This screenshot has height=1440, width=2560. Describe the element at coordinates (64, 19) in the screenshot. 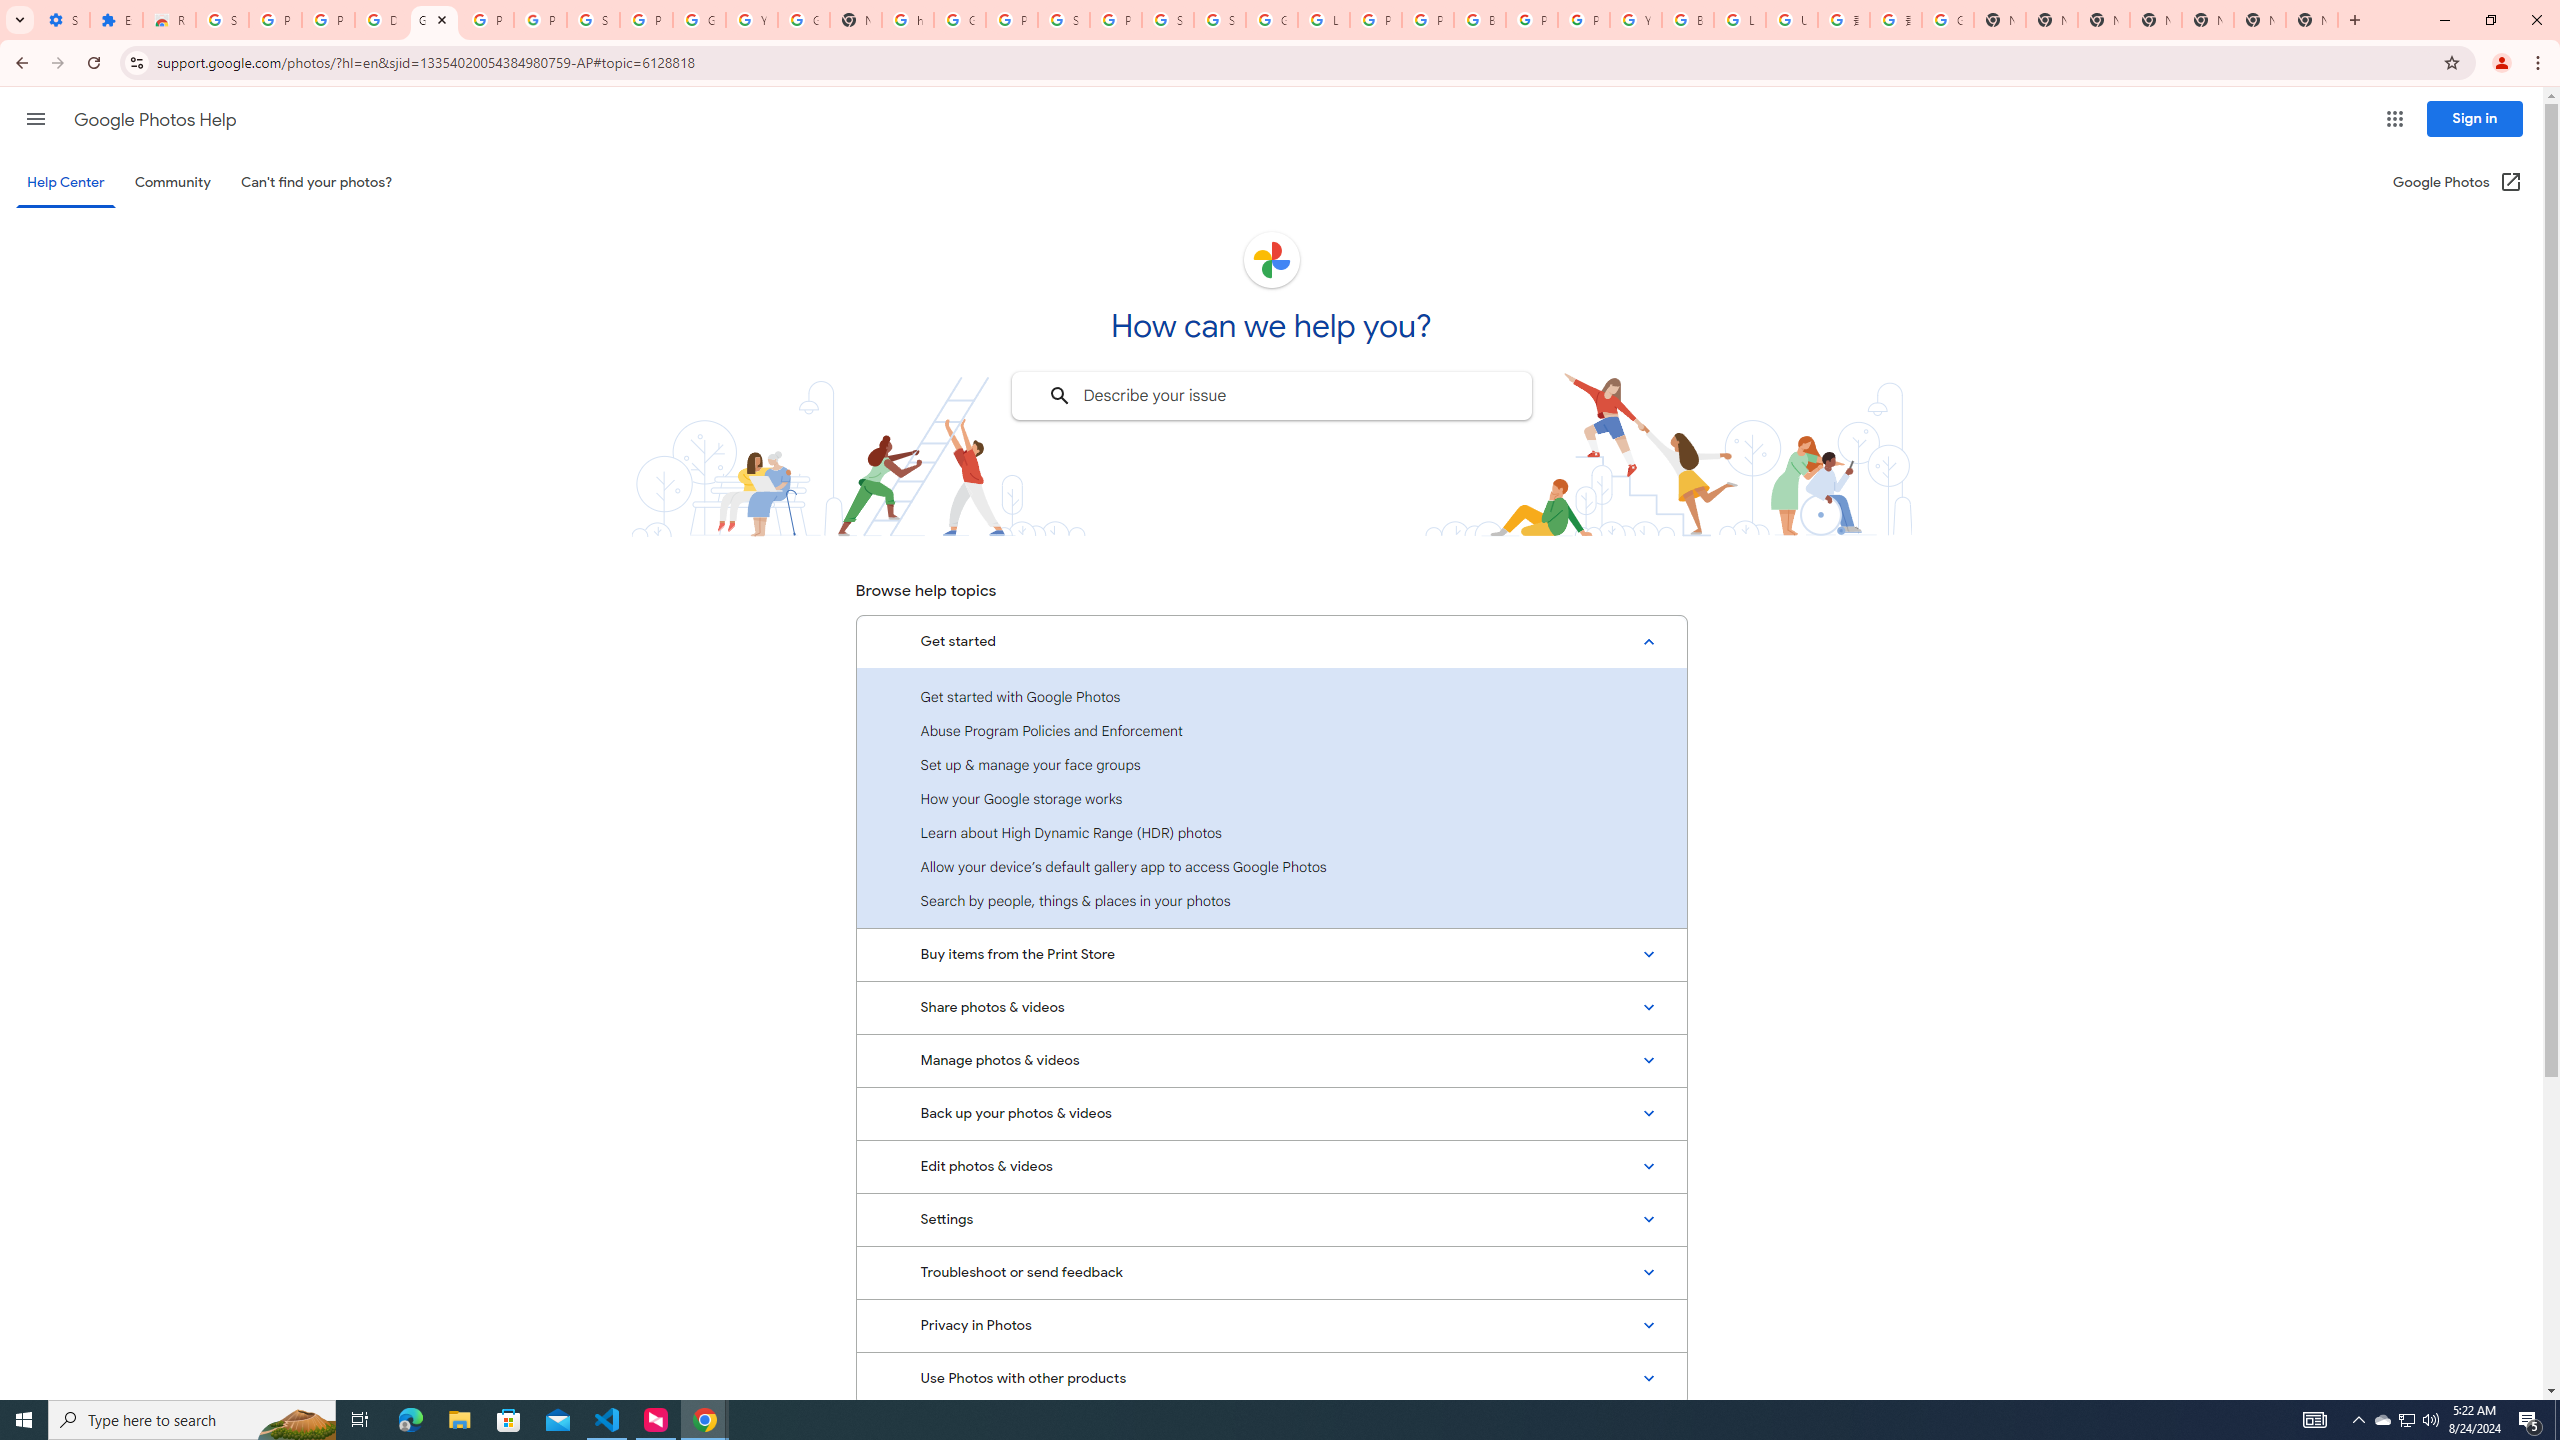

I see `'Settings - On startup'` at that location.